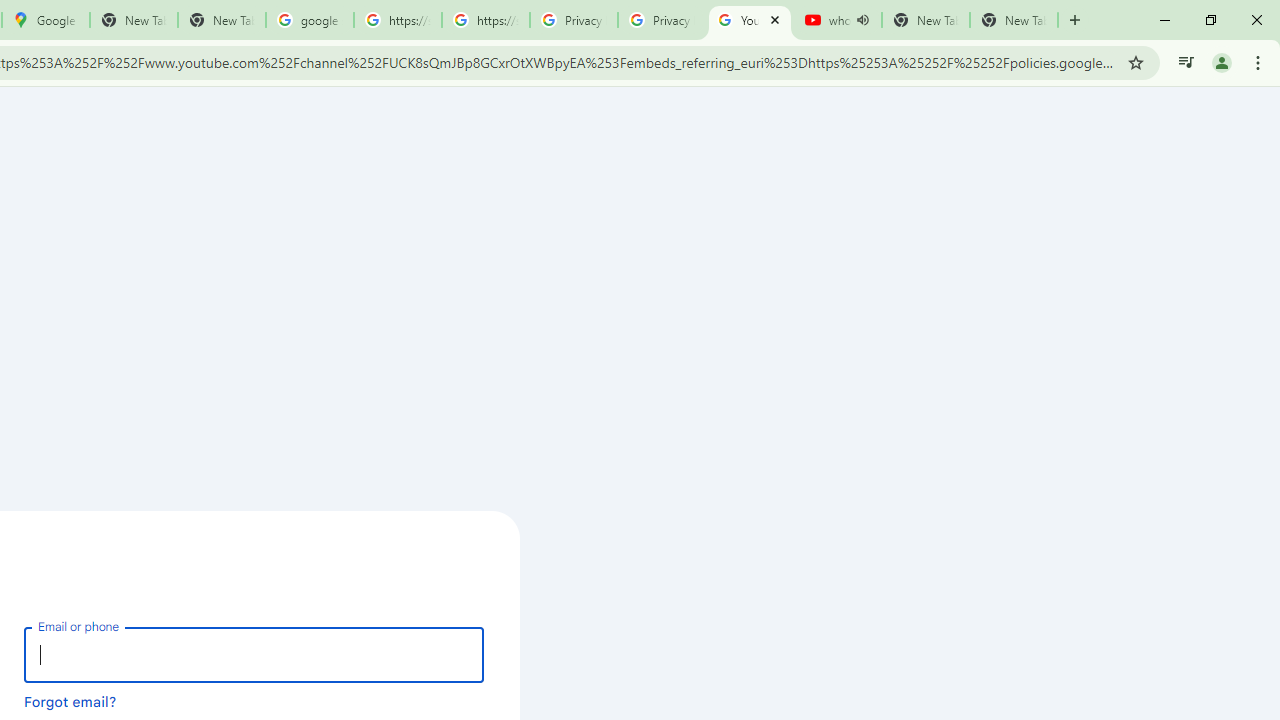  I want to click on 'New Tab', so click(1014, 20).